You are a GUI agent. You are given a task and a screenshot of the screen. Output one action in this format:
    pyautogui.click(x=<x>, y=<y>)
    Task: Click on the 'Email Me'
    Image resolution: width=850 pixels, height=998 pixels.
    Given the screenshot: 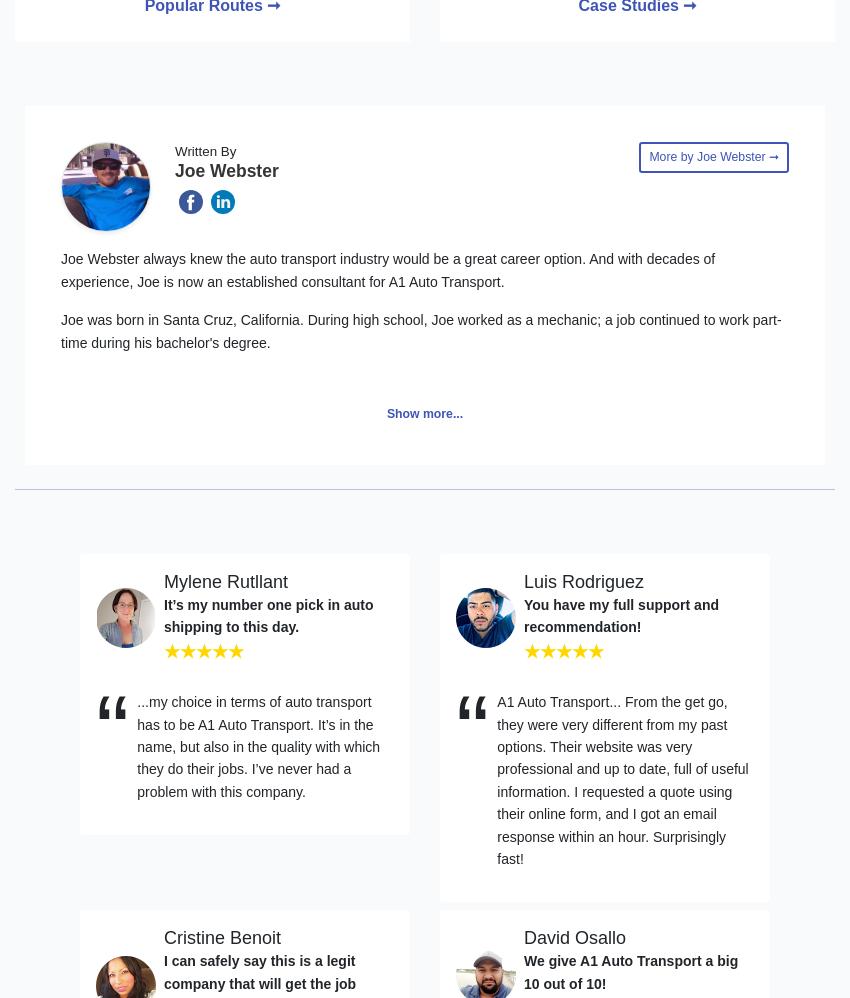 What is the action you would take?
    pyautogui.click(x=103, y=411)
    